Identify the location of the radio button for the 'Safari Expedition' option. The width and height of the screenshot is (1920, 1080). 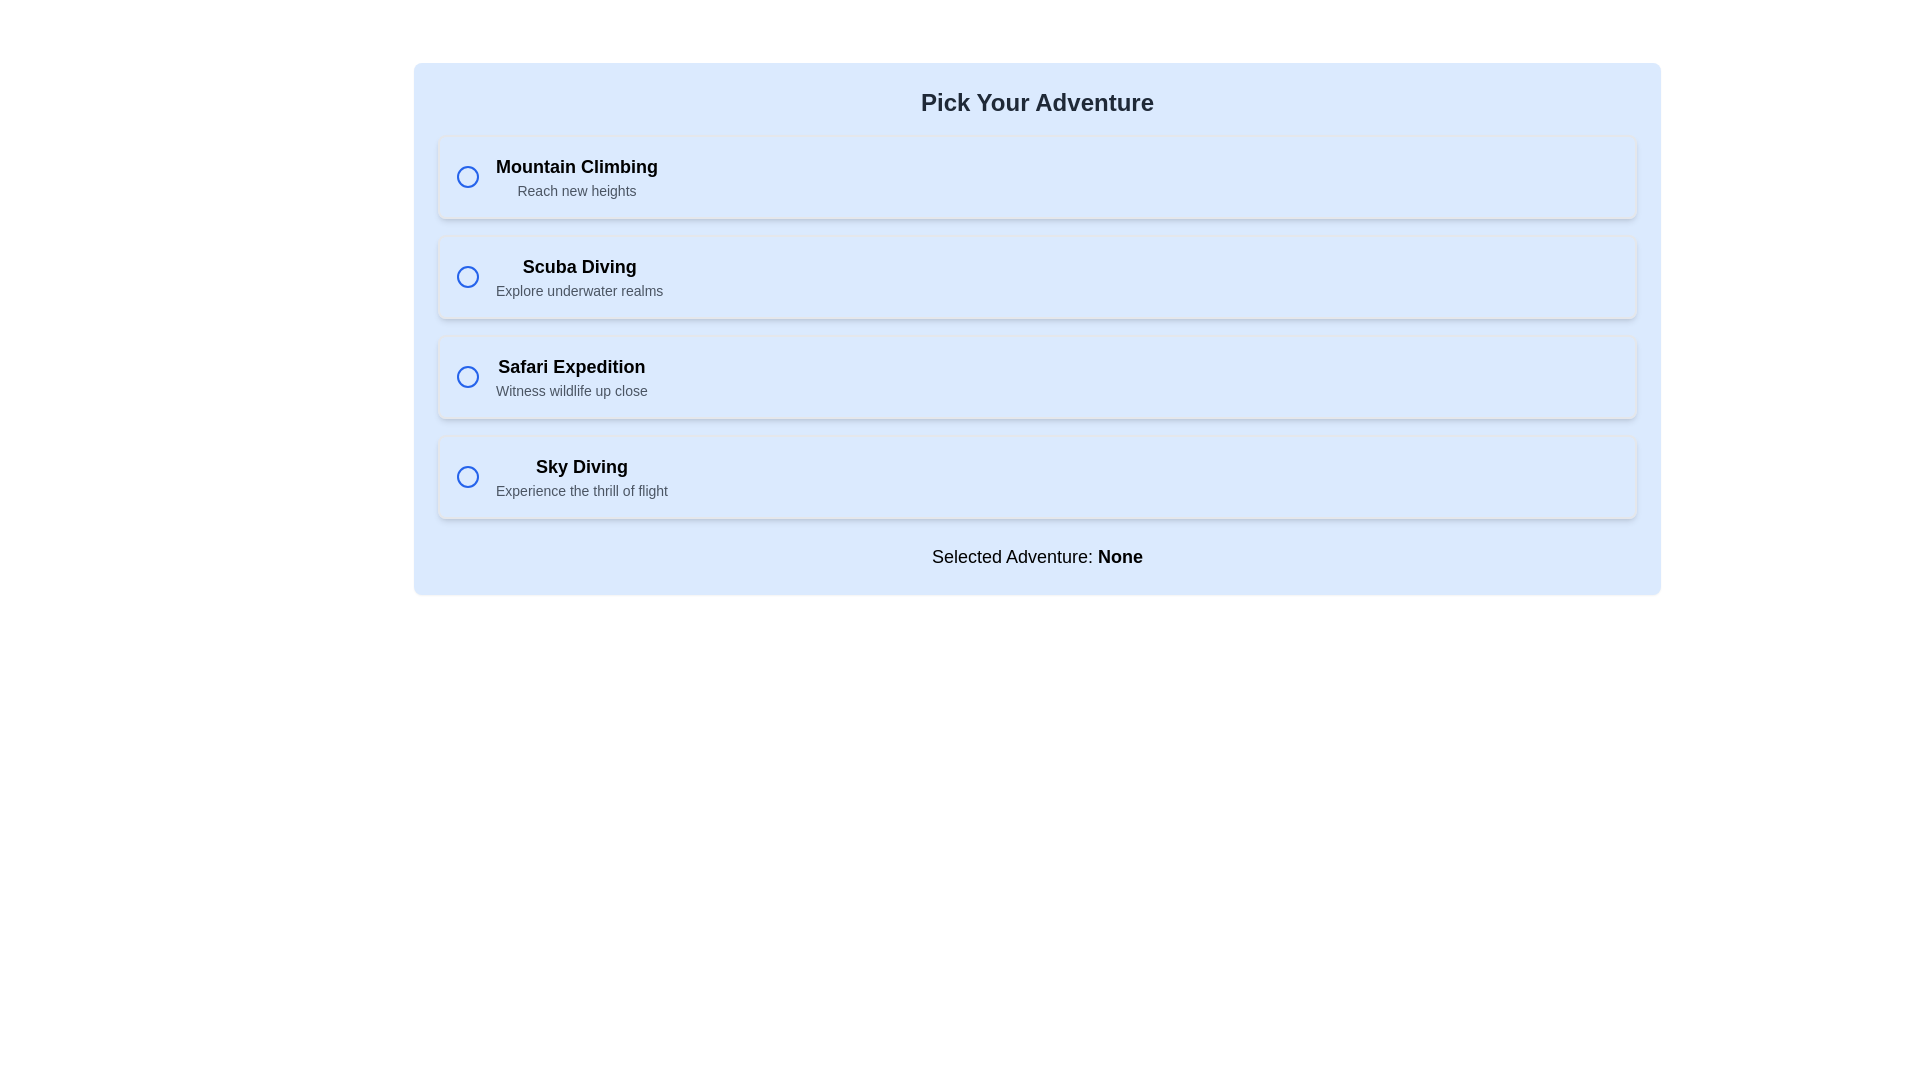
(466, 377).